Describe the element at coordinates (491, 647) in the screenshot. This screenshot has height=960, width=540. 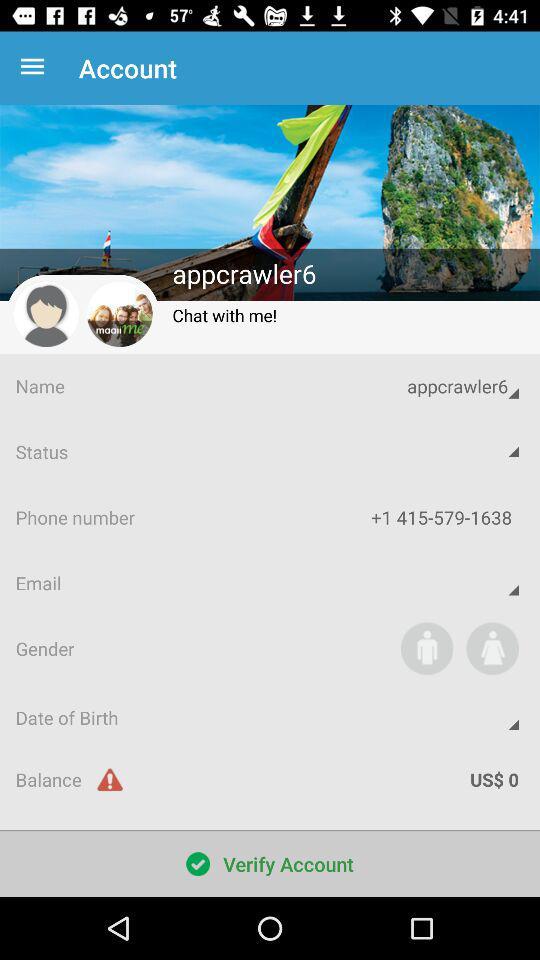
I see `icon below email app` at that location.